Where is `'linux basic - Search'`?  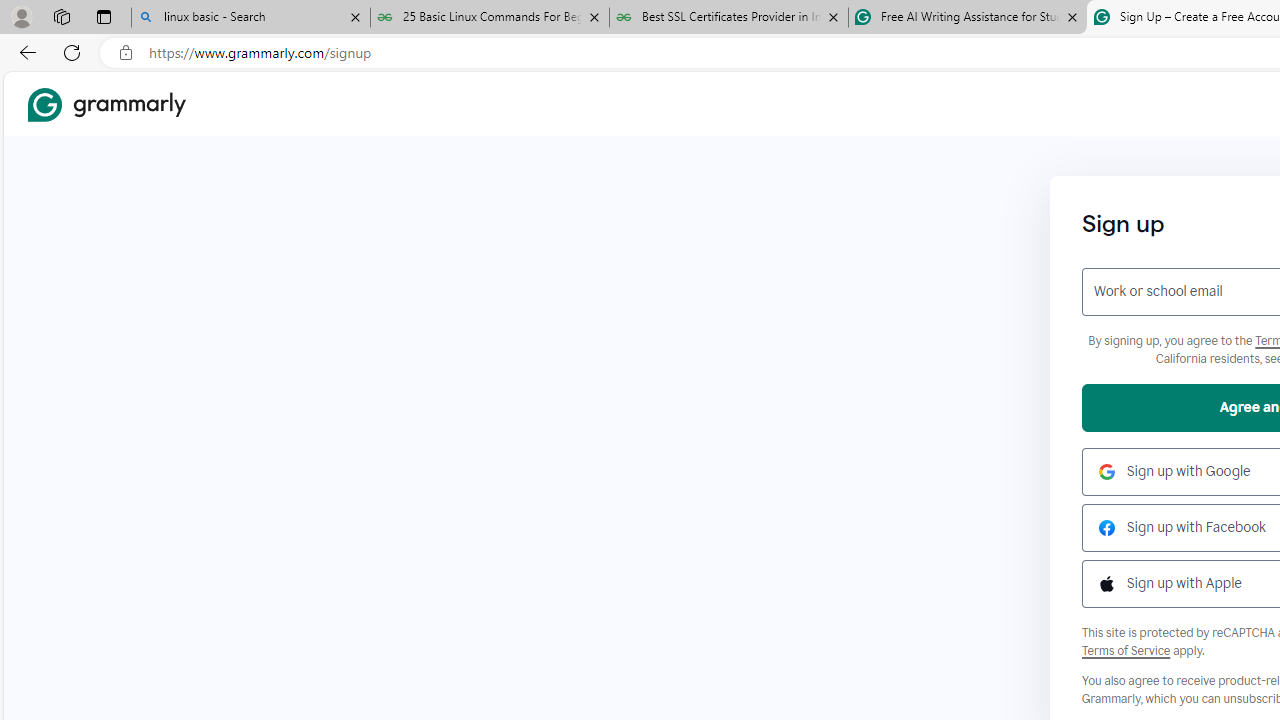 'linux basic - Search' is located at coordinates (249, 17).